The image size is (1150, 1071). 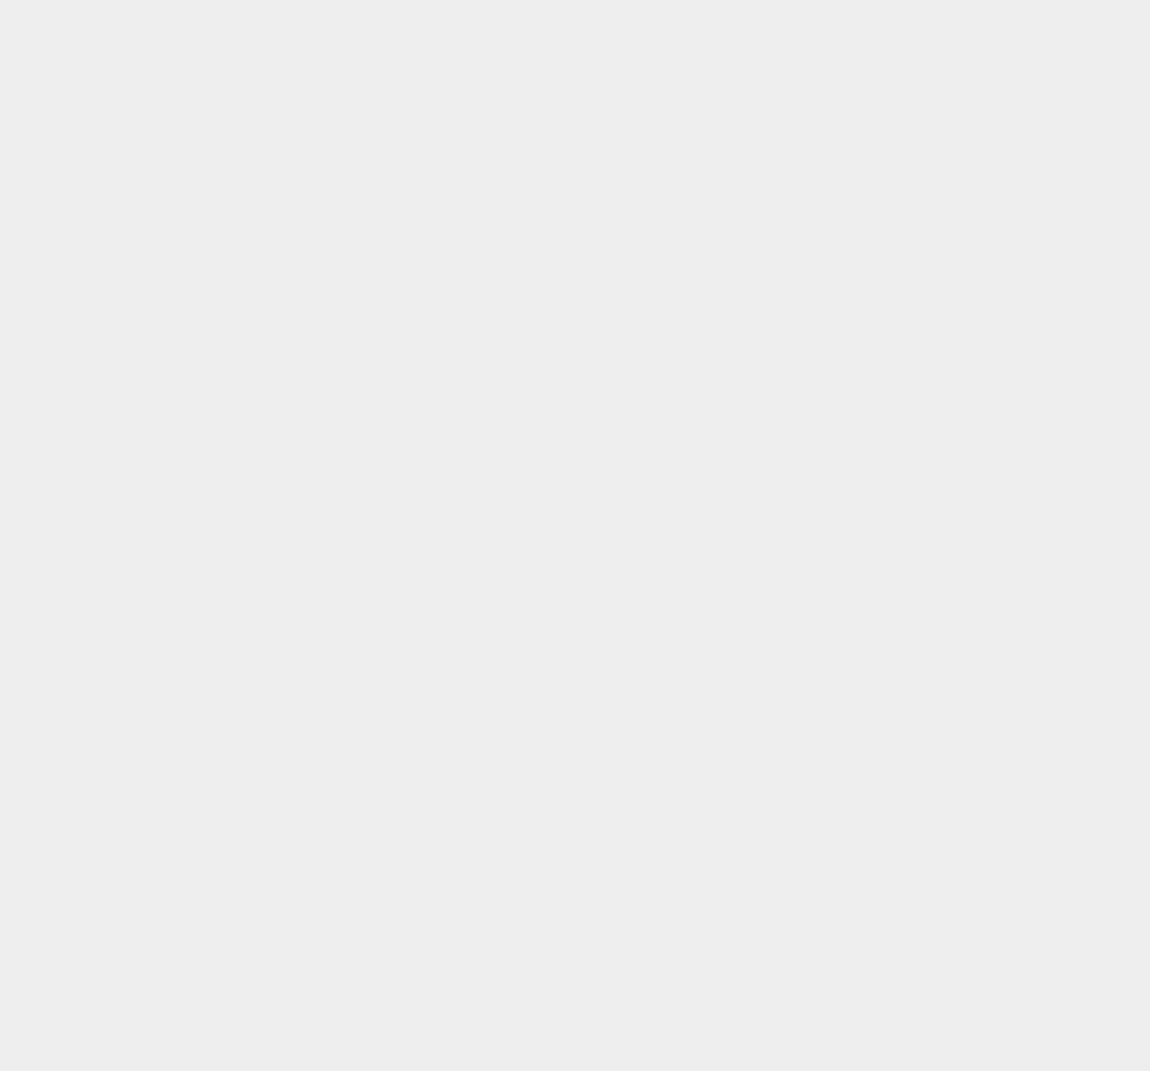 I want to click on 'Nokia', so click(x=829, y=634).